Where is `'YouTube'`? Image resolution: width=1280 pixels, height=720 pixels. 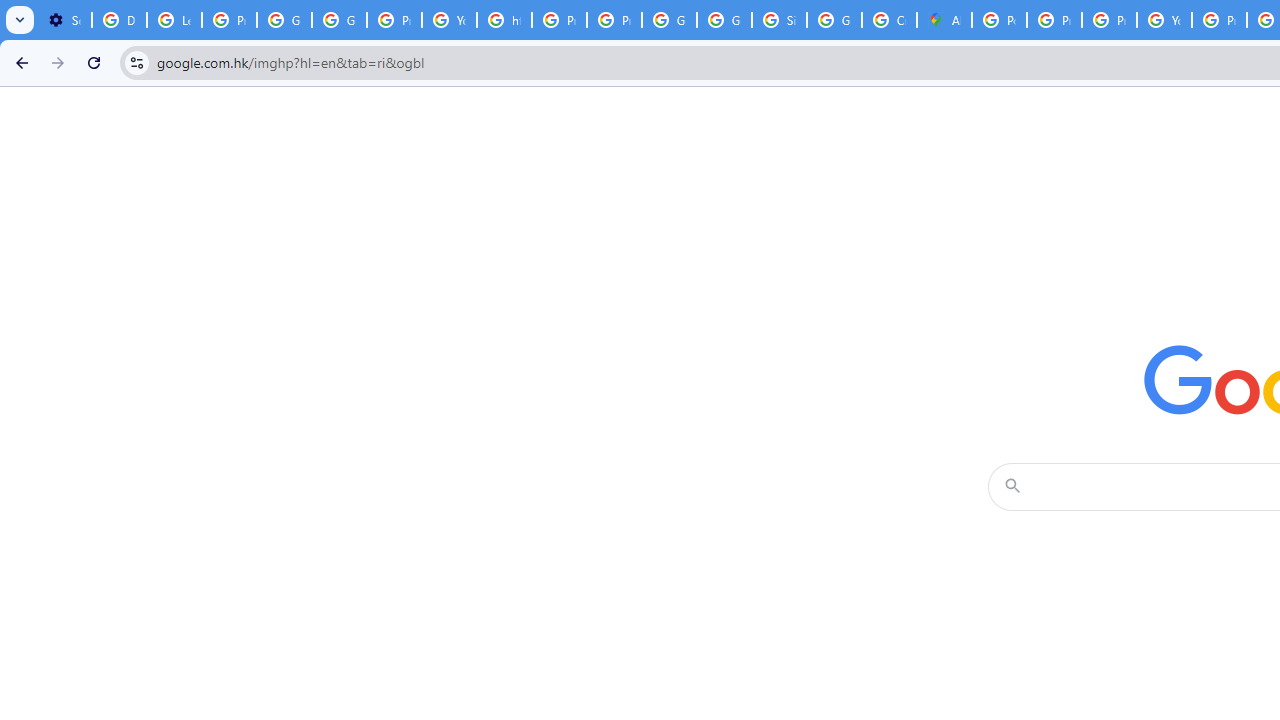
'YouTube' is located at coordinates (448, 20).